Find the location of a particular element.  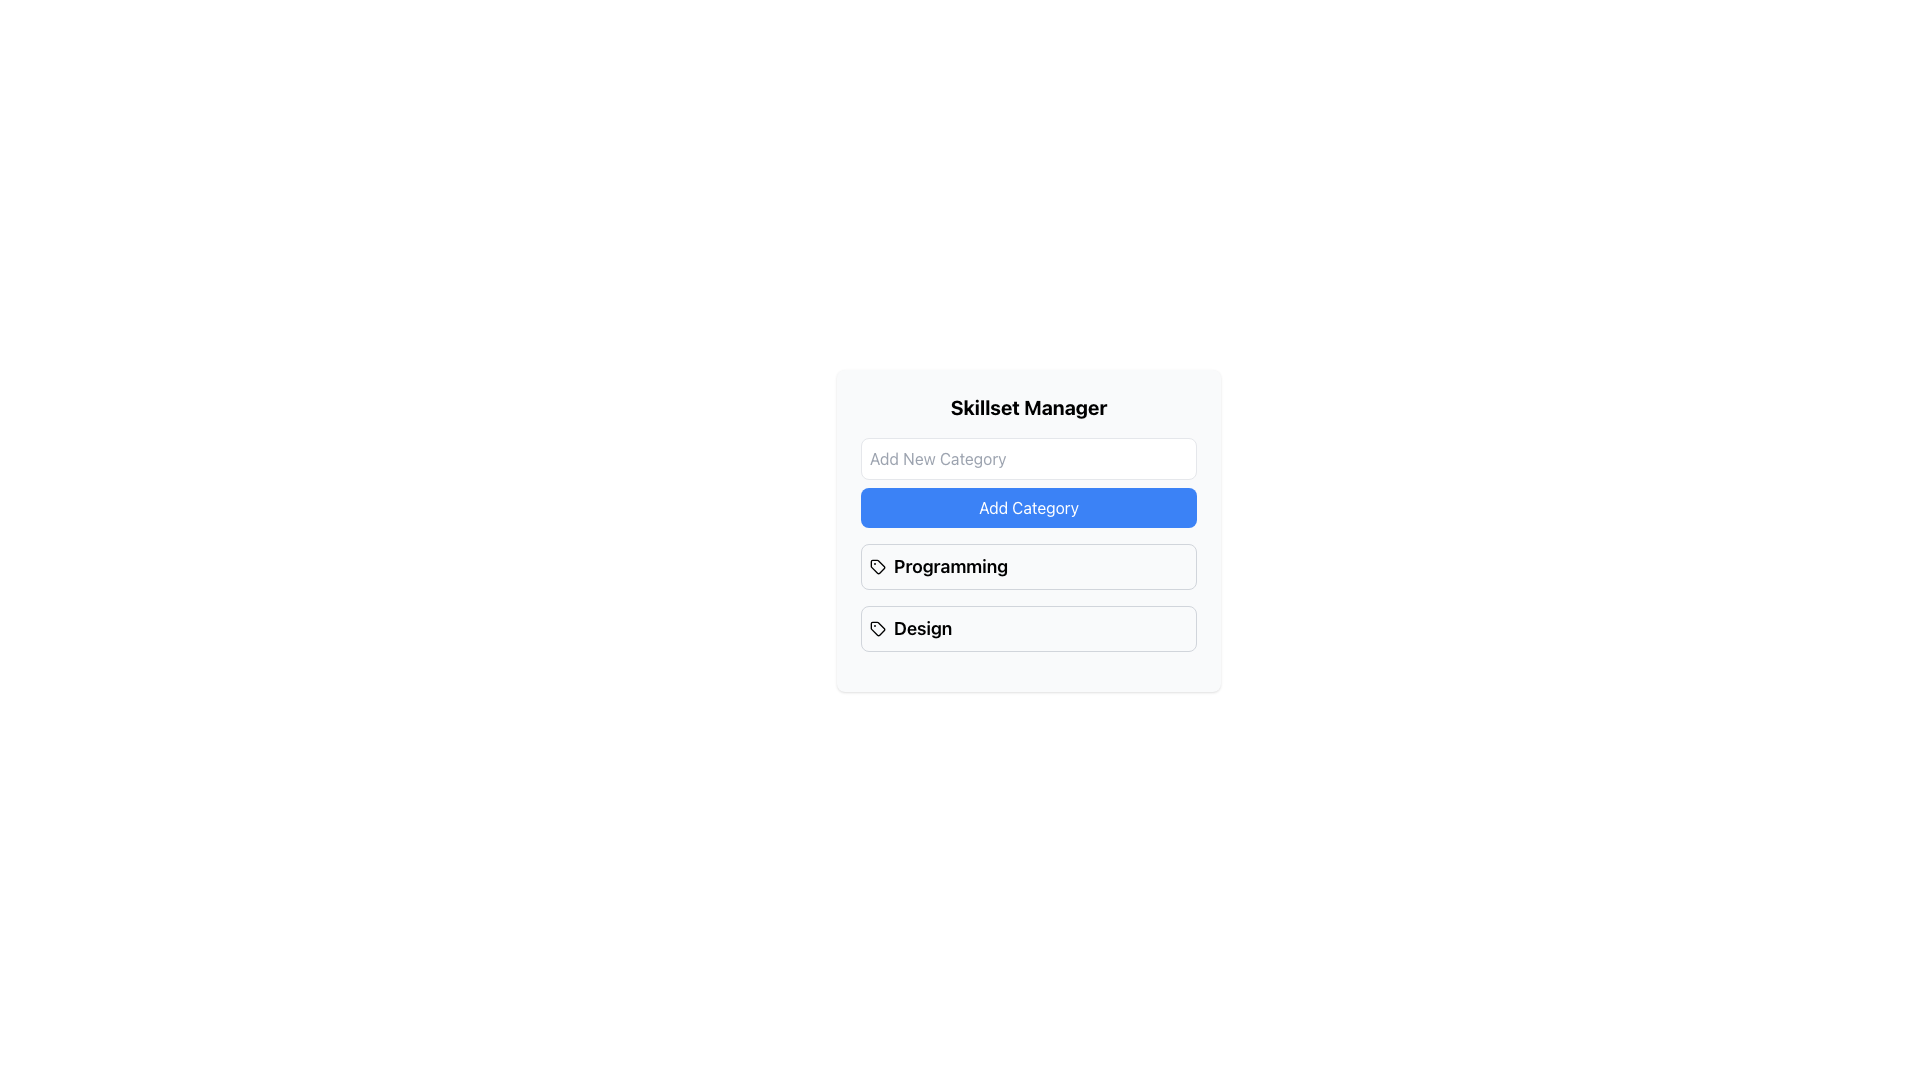

the 'Design' icon in the 'Skillset Manager' list, which serves as a visual marker for the 'Design' entry is located at coordinates (878, 567).